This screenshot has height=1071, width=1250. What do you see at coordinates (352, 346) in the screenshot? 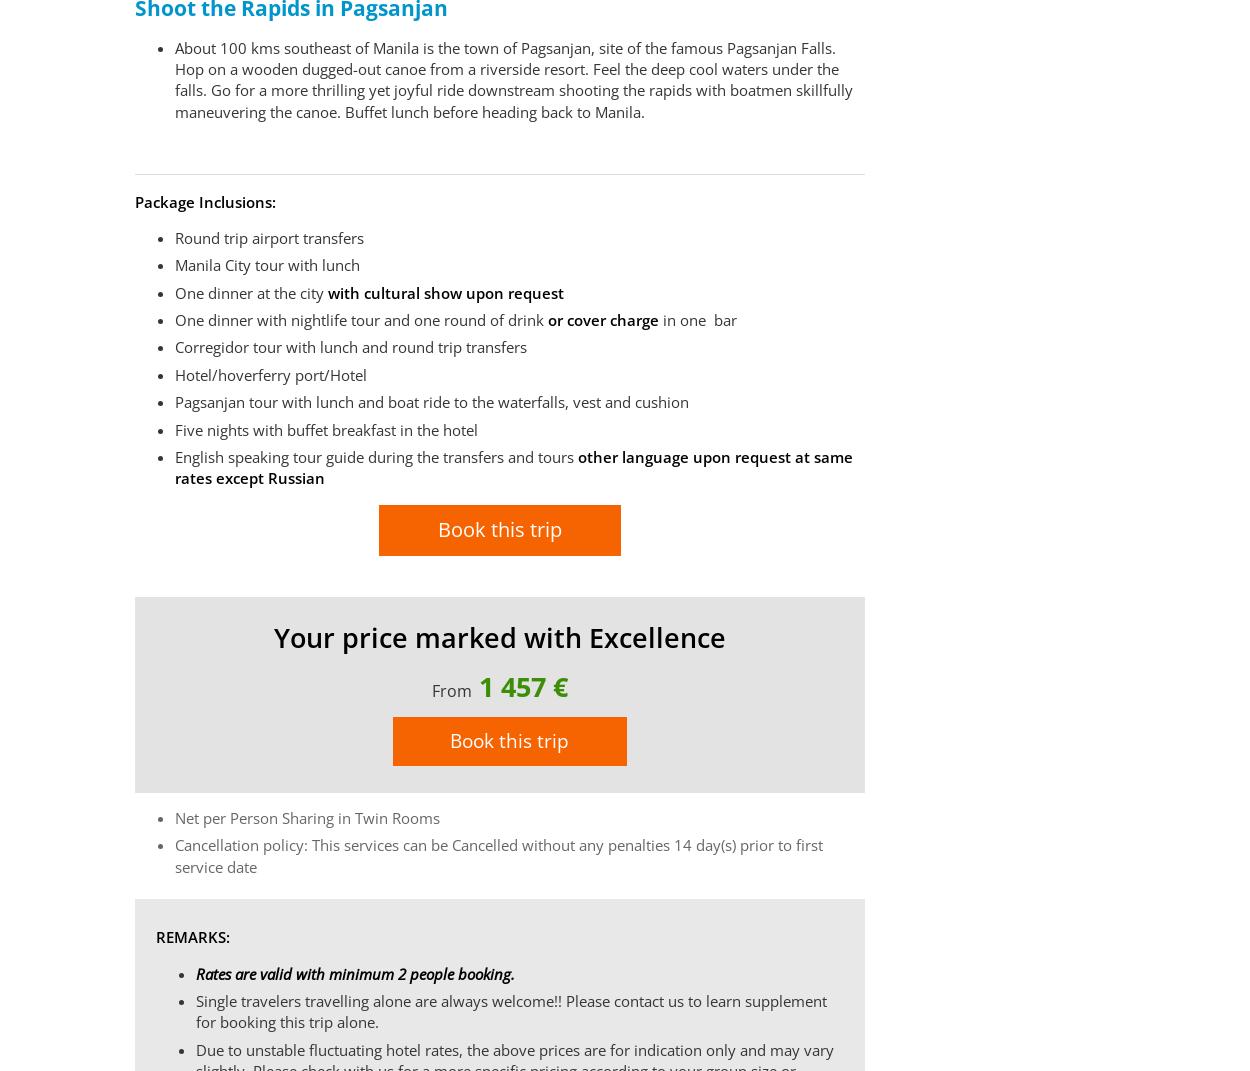
I see `'Corregidor tour with lunch and round trip transfers'` at bounding box center [352, 346].